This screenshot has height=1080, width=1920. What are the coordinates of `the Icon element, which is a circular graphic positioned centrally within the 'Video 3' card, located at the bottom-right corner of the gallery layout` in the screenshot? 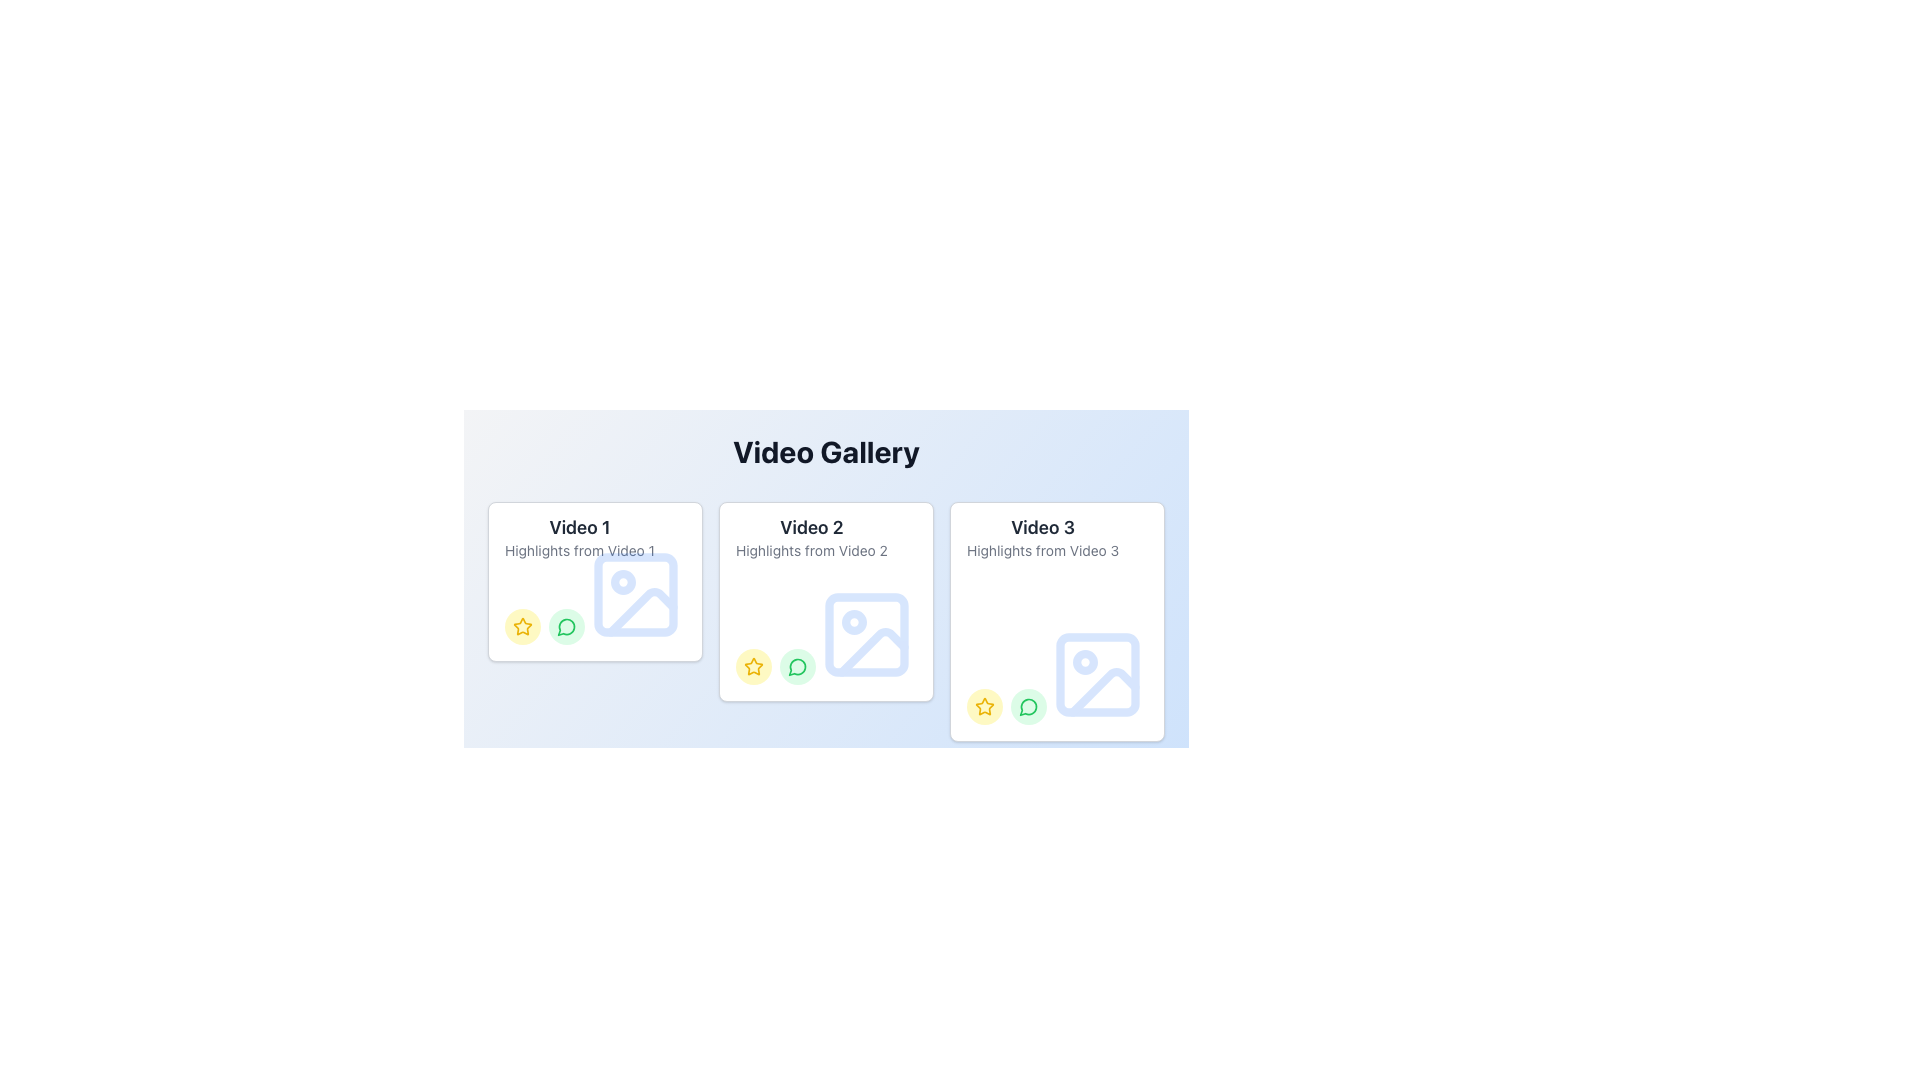 It's located at (1084, 662).